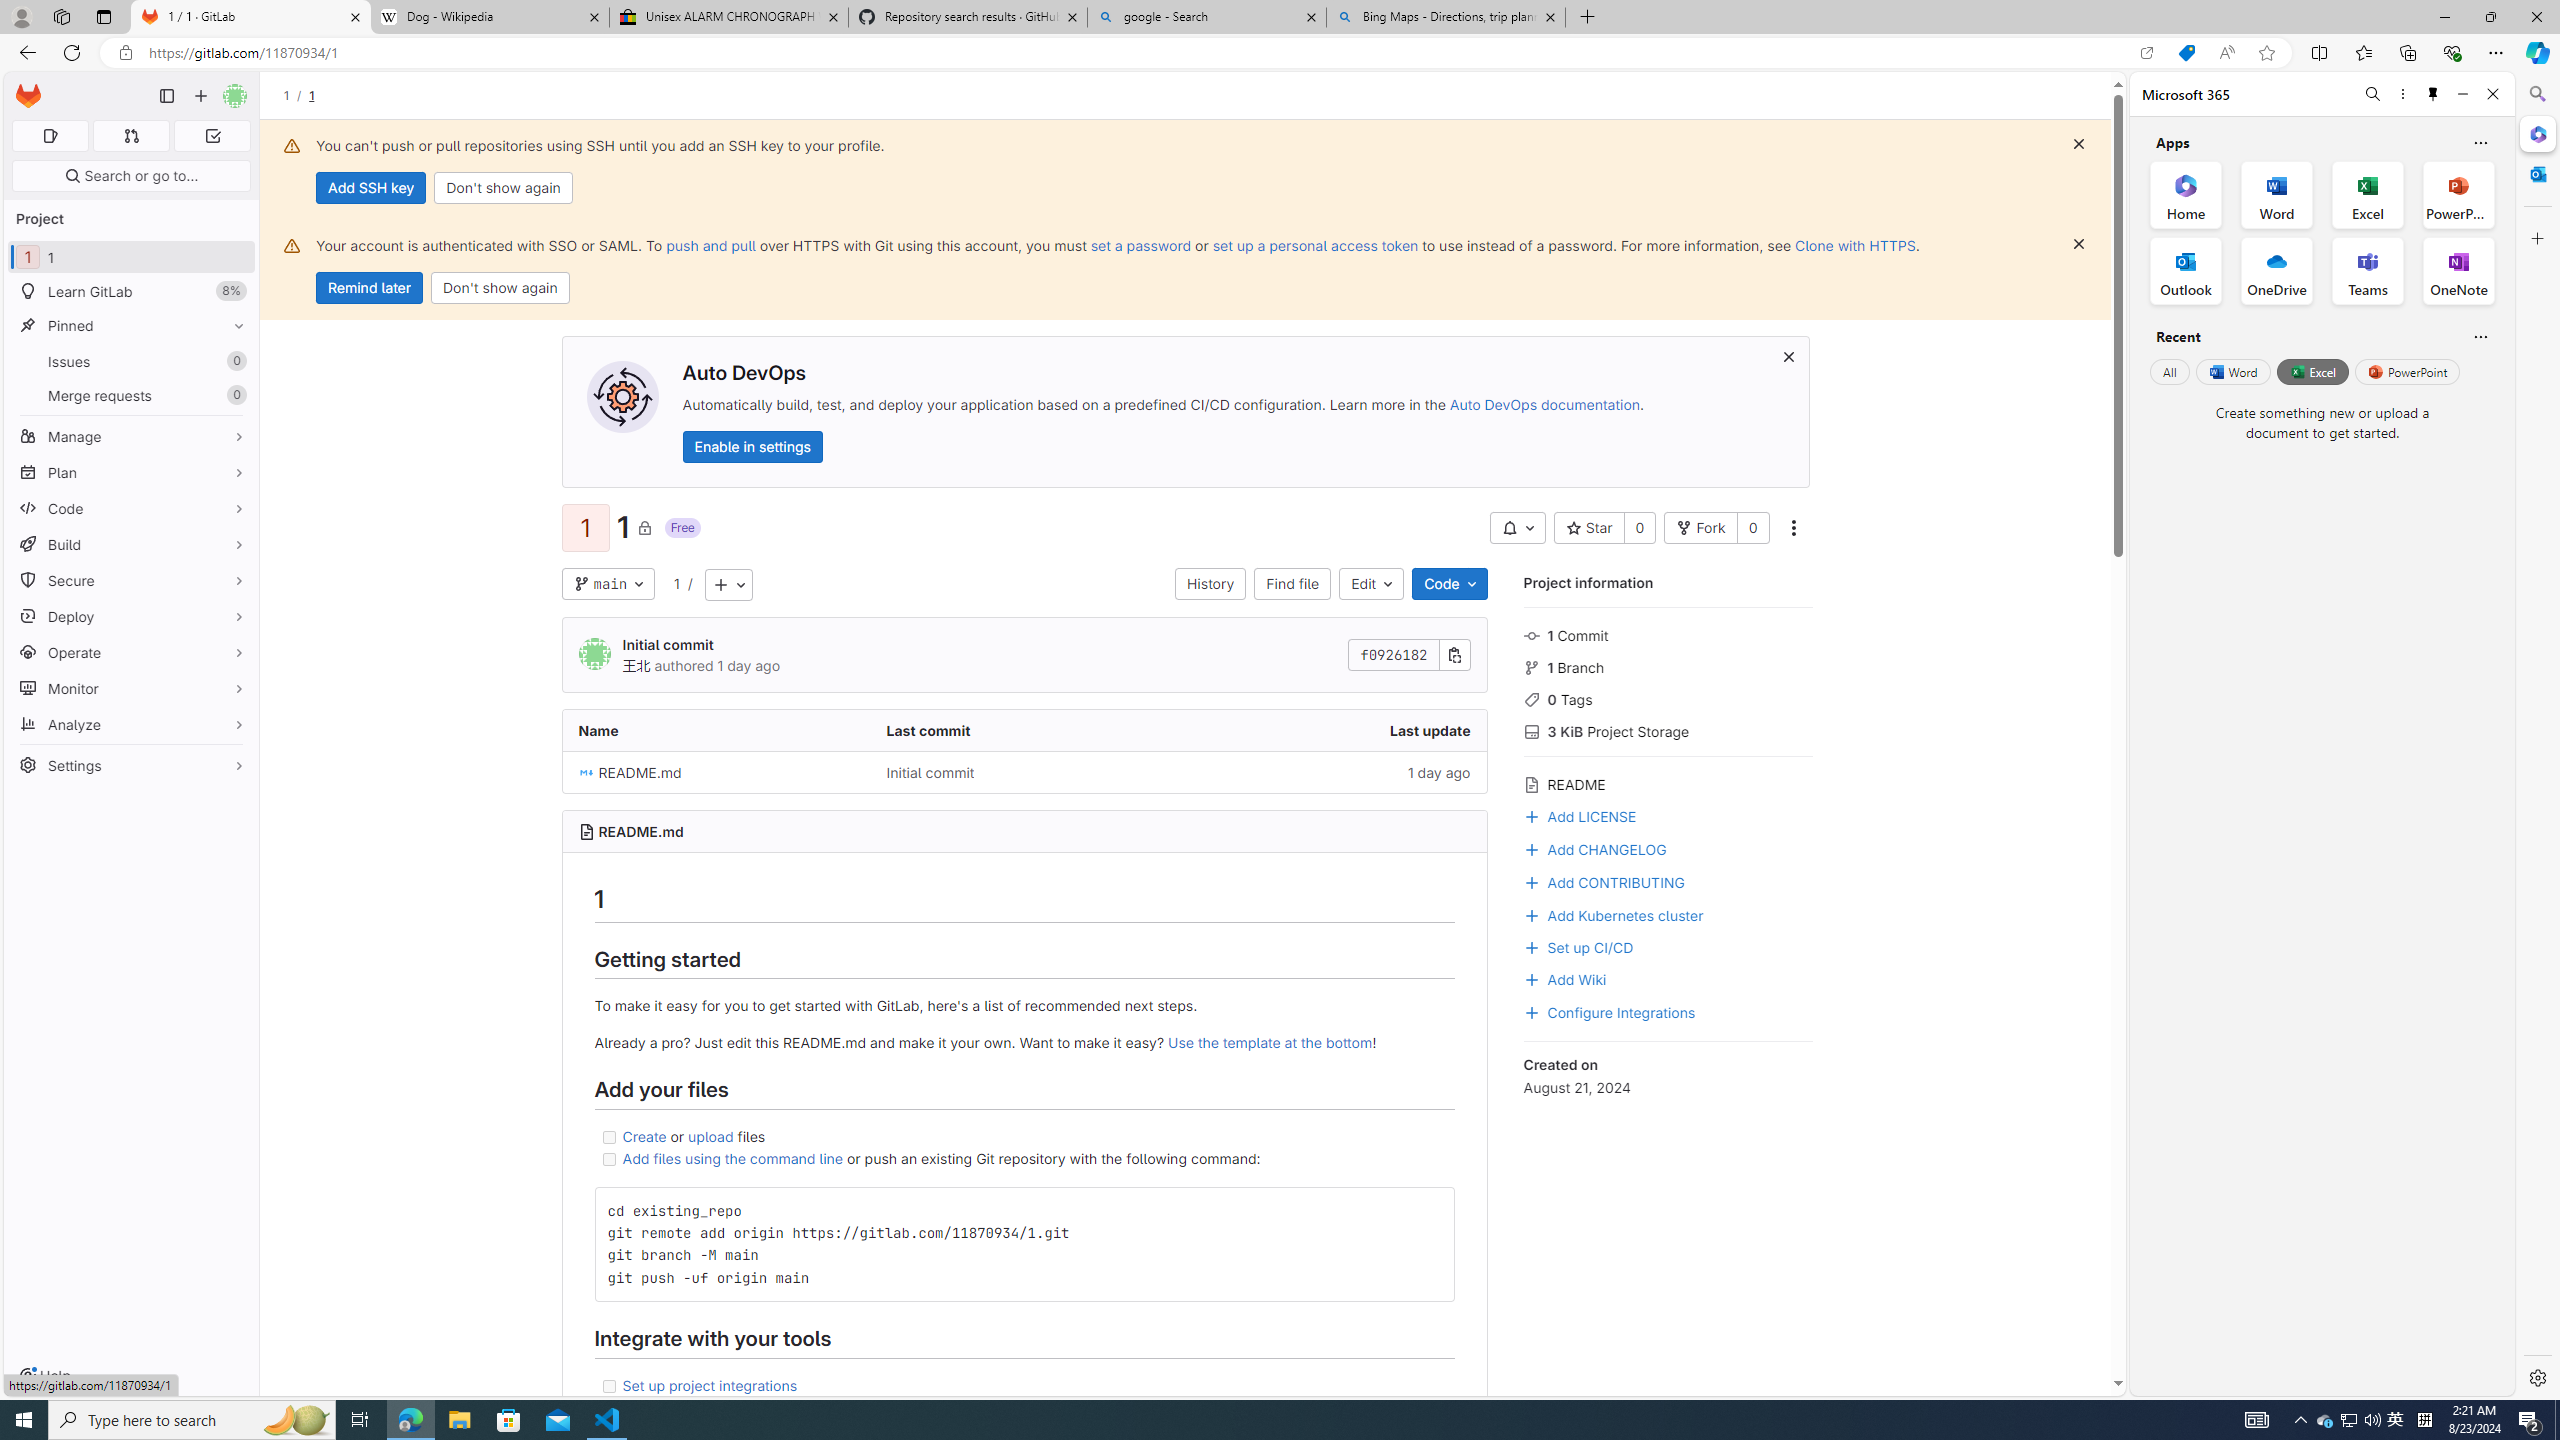  Describe the element at coordinates (1667, 633) in the screenshot. I see `'1 Commit'` at that location.